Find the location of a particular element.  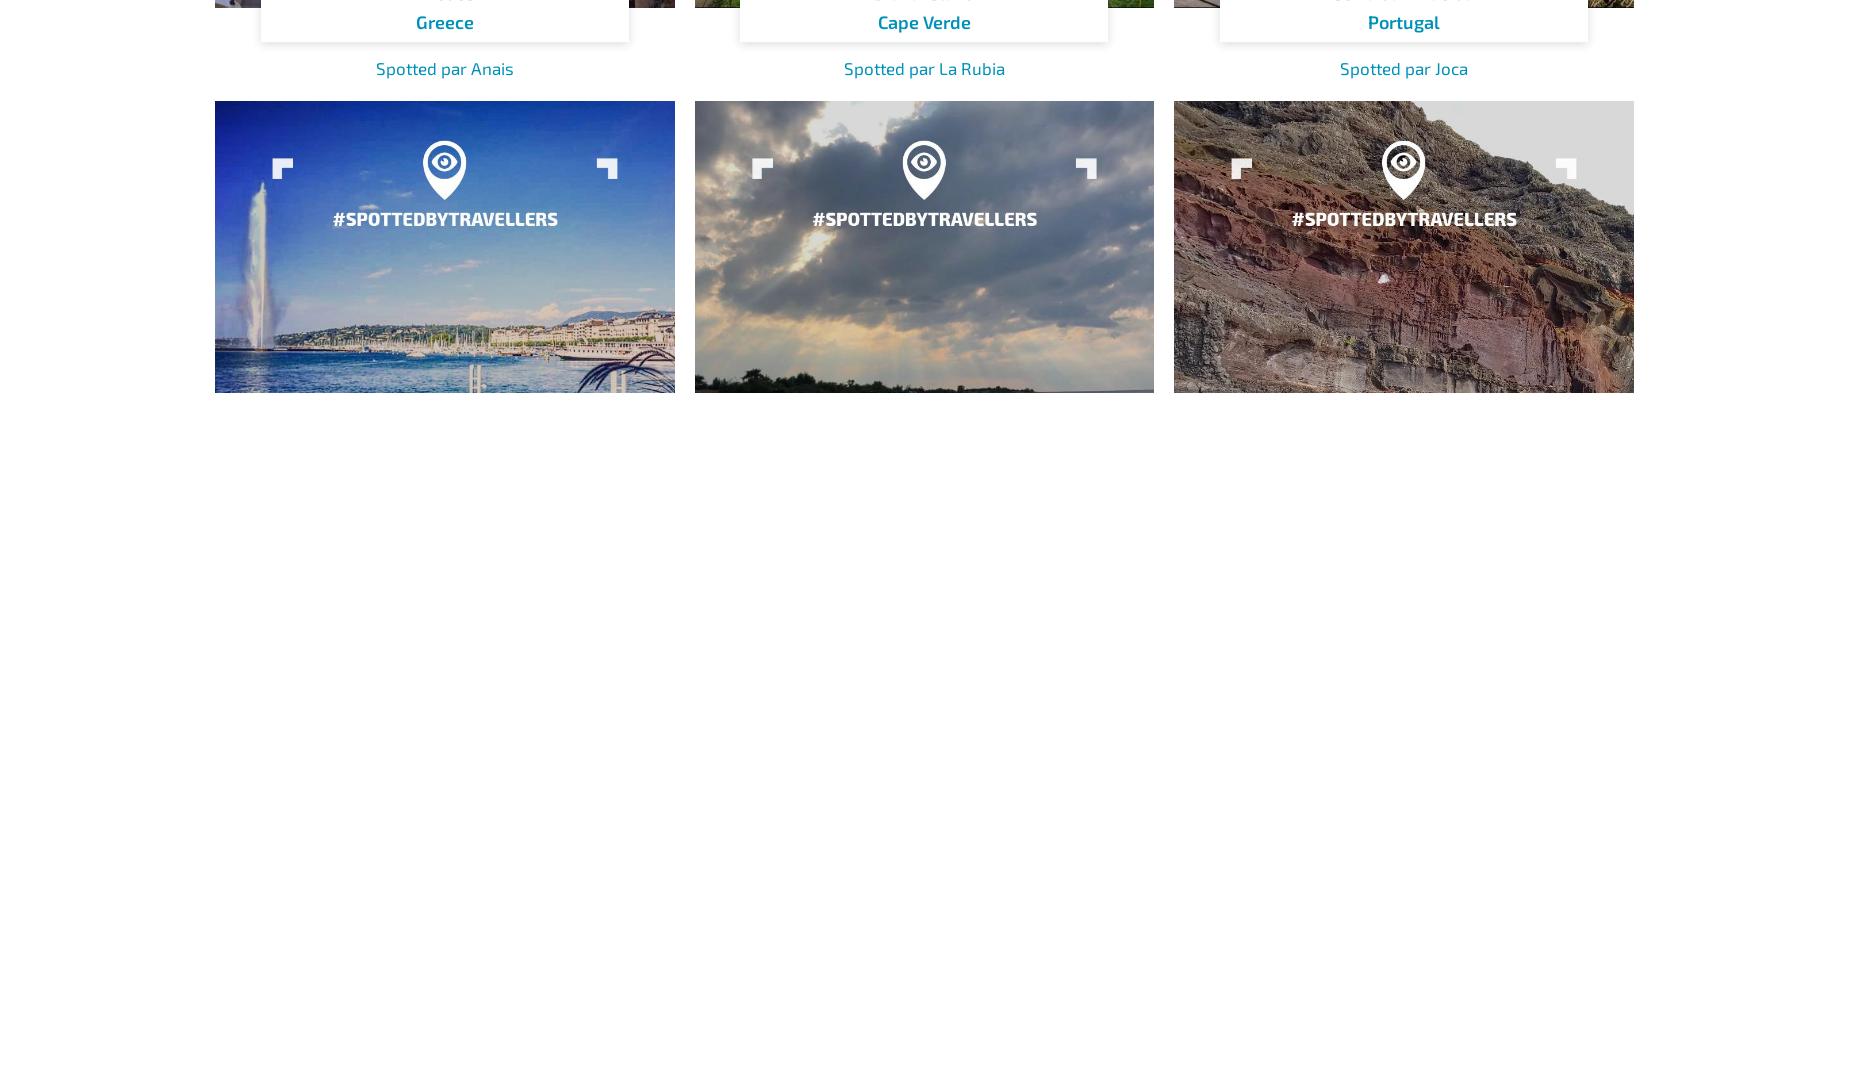

'Spotted par La Rubia' is located at coordinates (923, 67).